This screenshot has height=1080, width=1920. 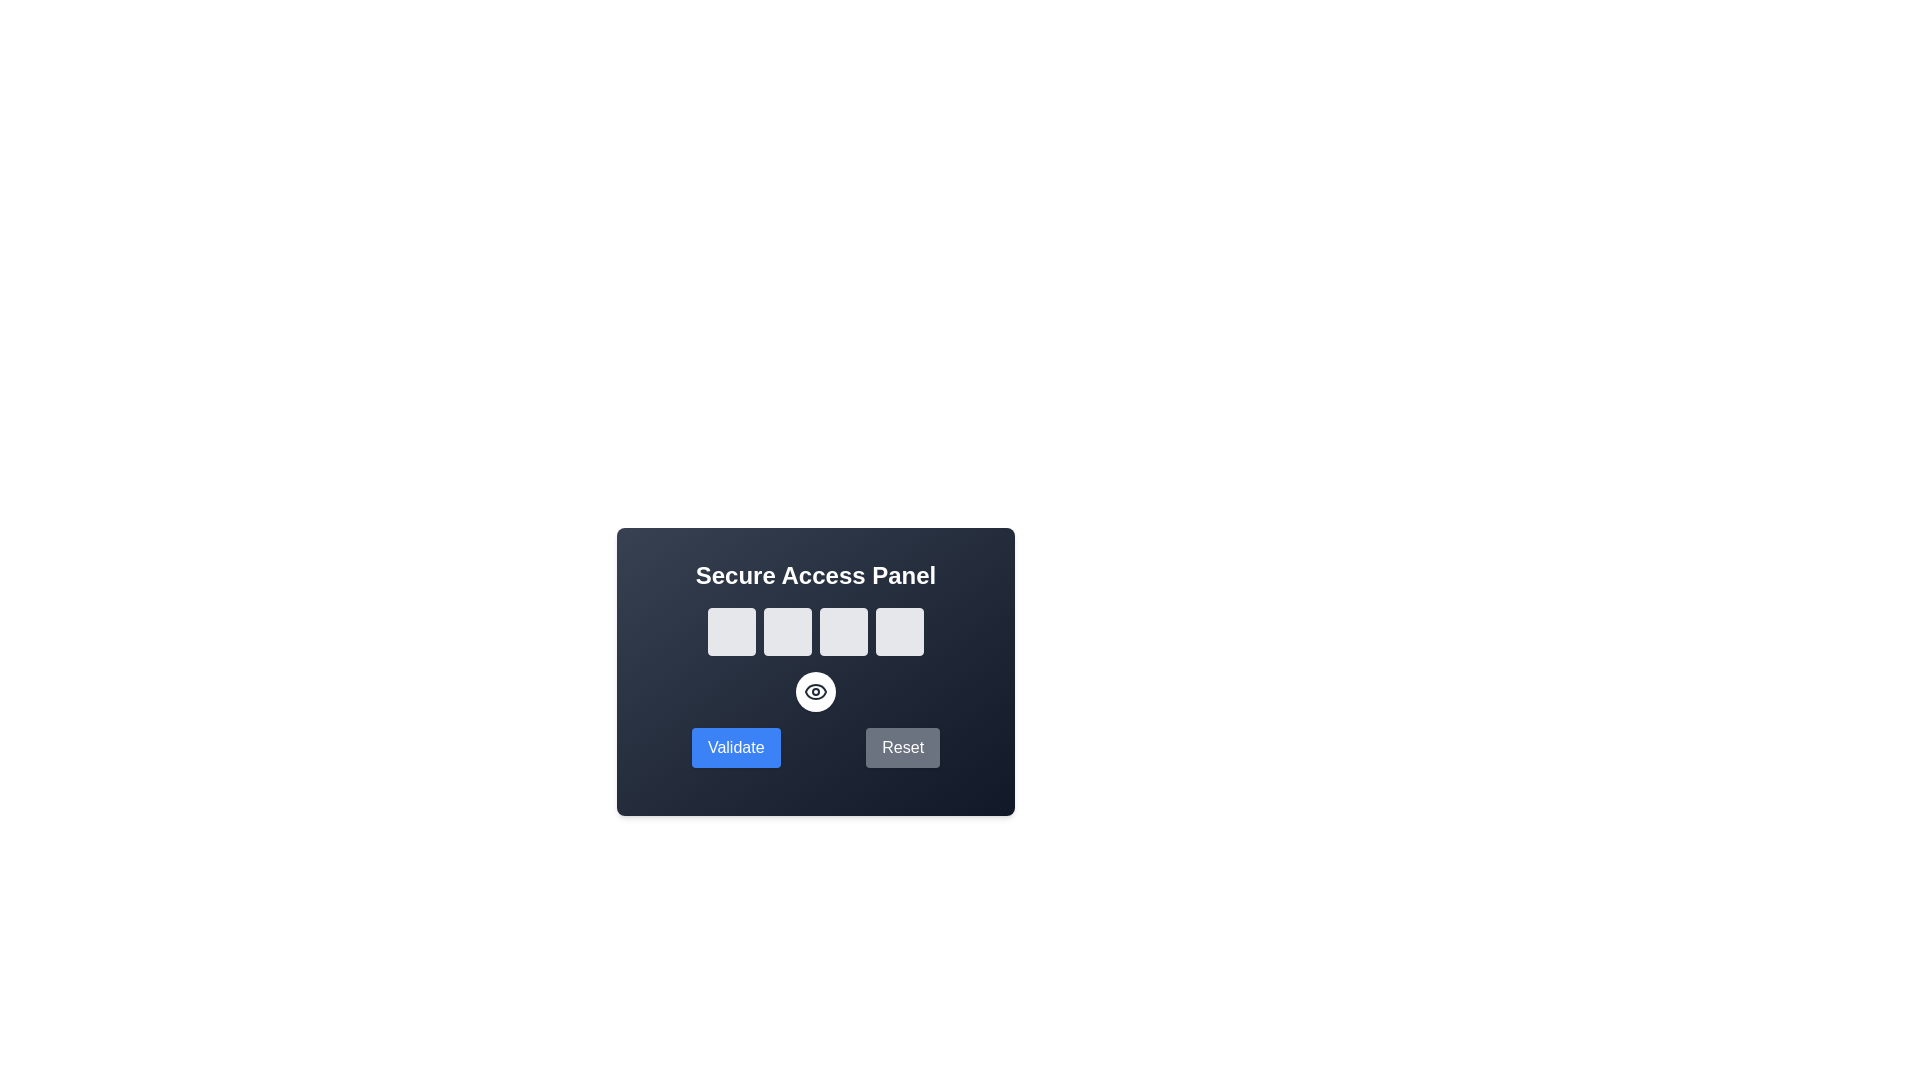 I want to click on the small circular button with a white background and a gray eye icon, so click(x=816, y=690).